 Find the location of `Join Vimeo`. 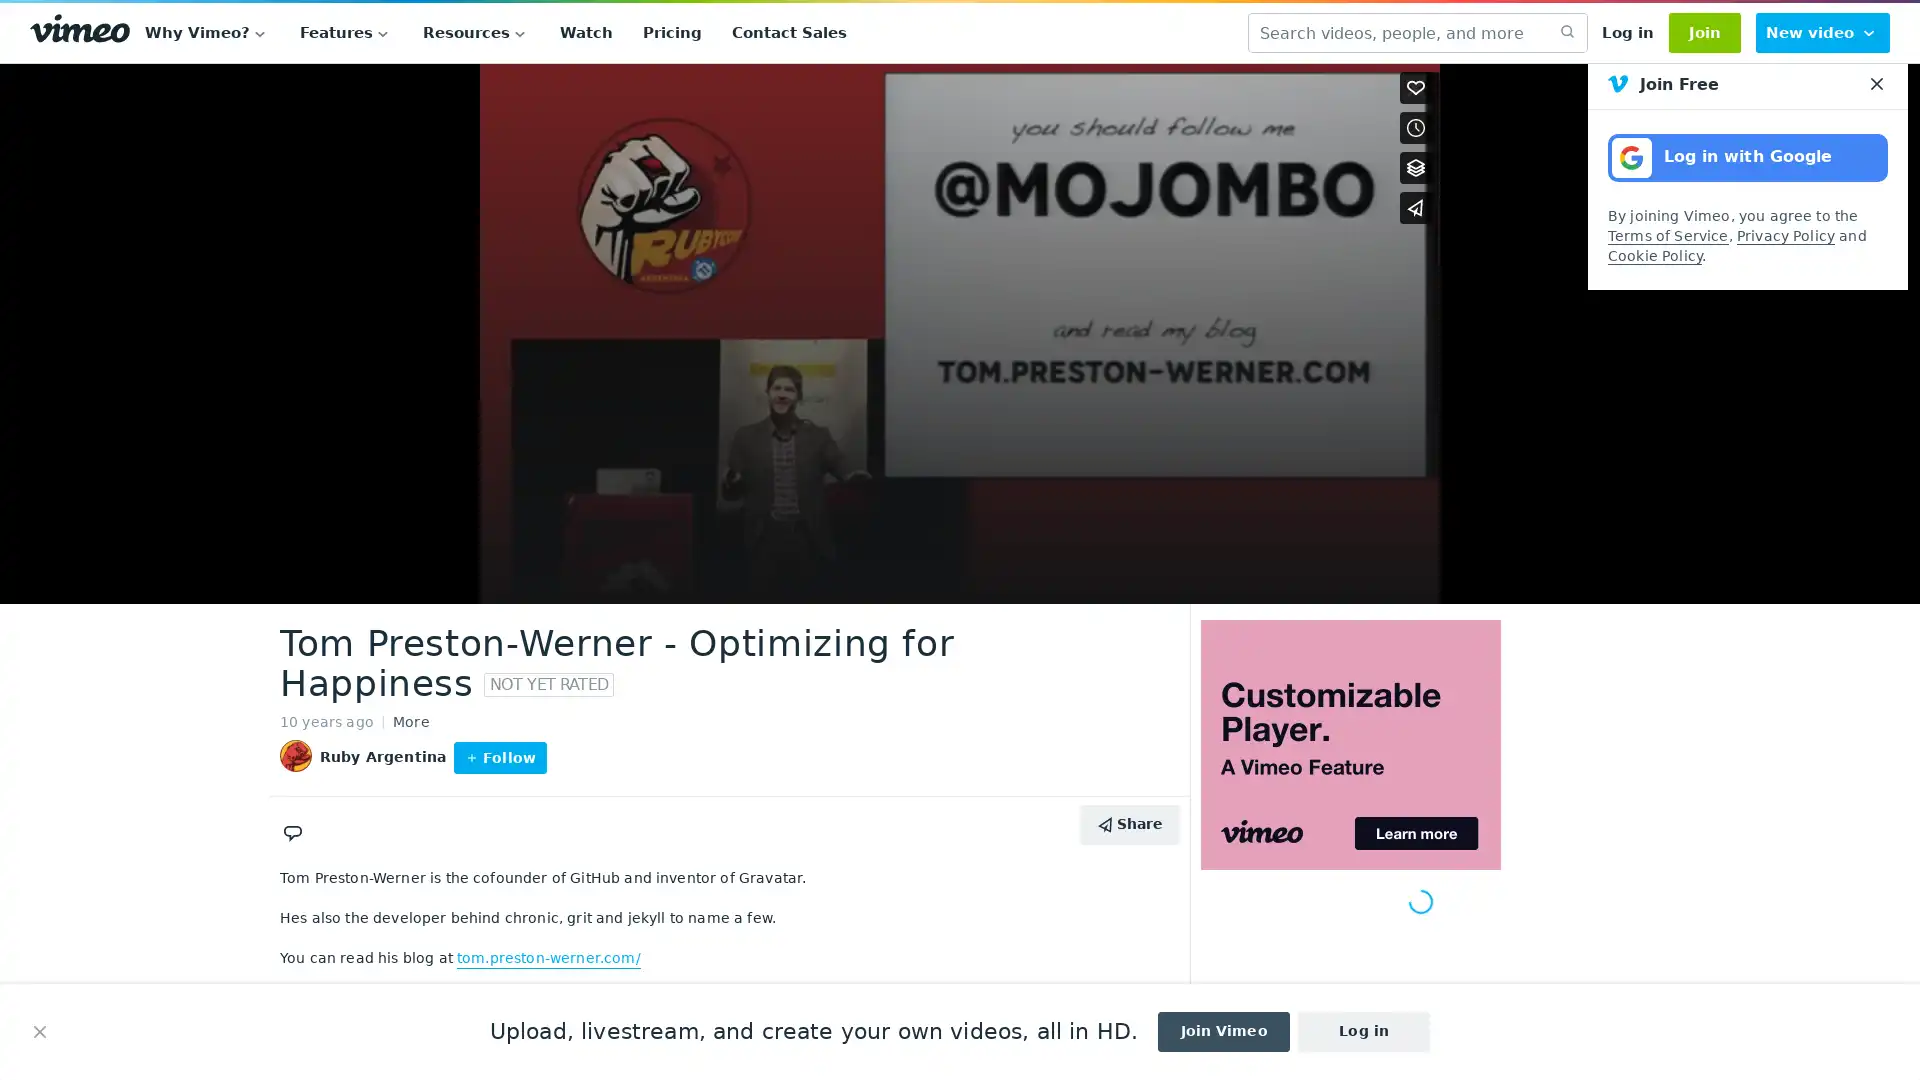

Join Vimeo is located at coordinates (1223, 1032).